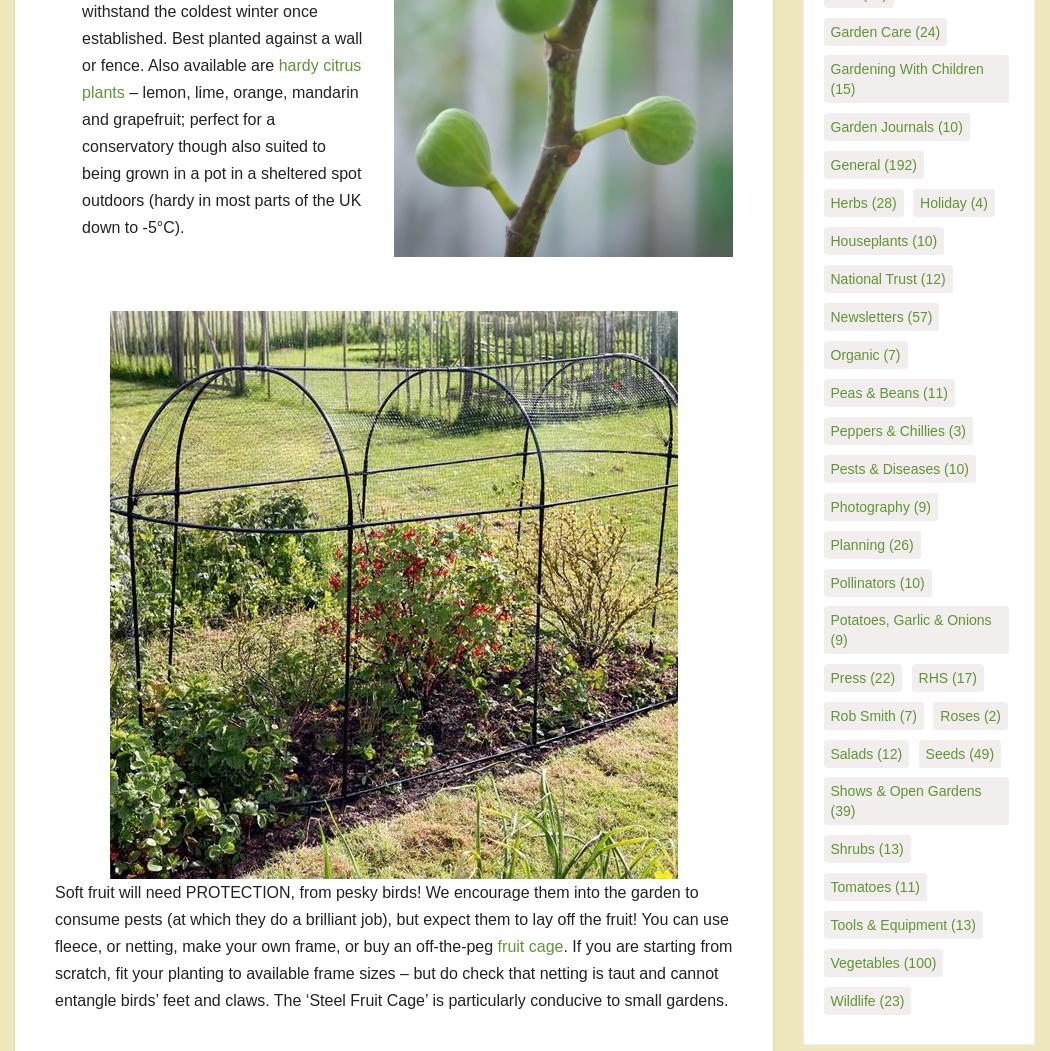  I want to click on 'pests & diseases', so click(884, 467).